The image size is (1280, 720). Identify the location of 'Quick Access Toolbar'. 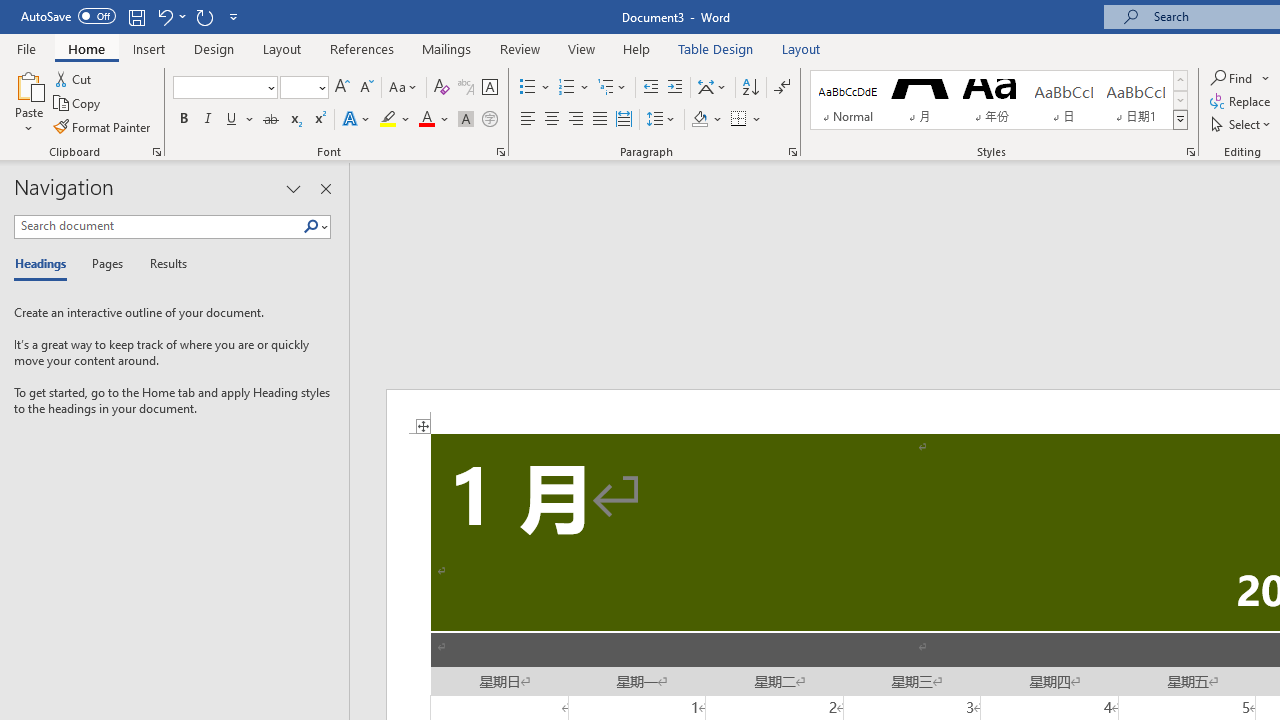
(130, 16).